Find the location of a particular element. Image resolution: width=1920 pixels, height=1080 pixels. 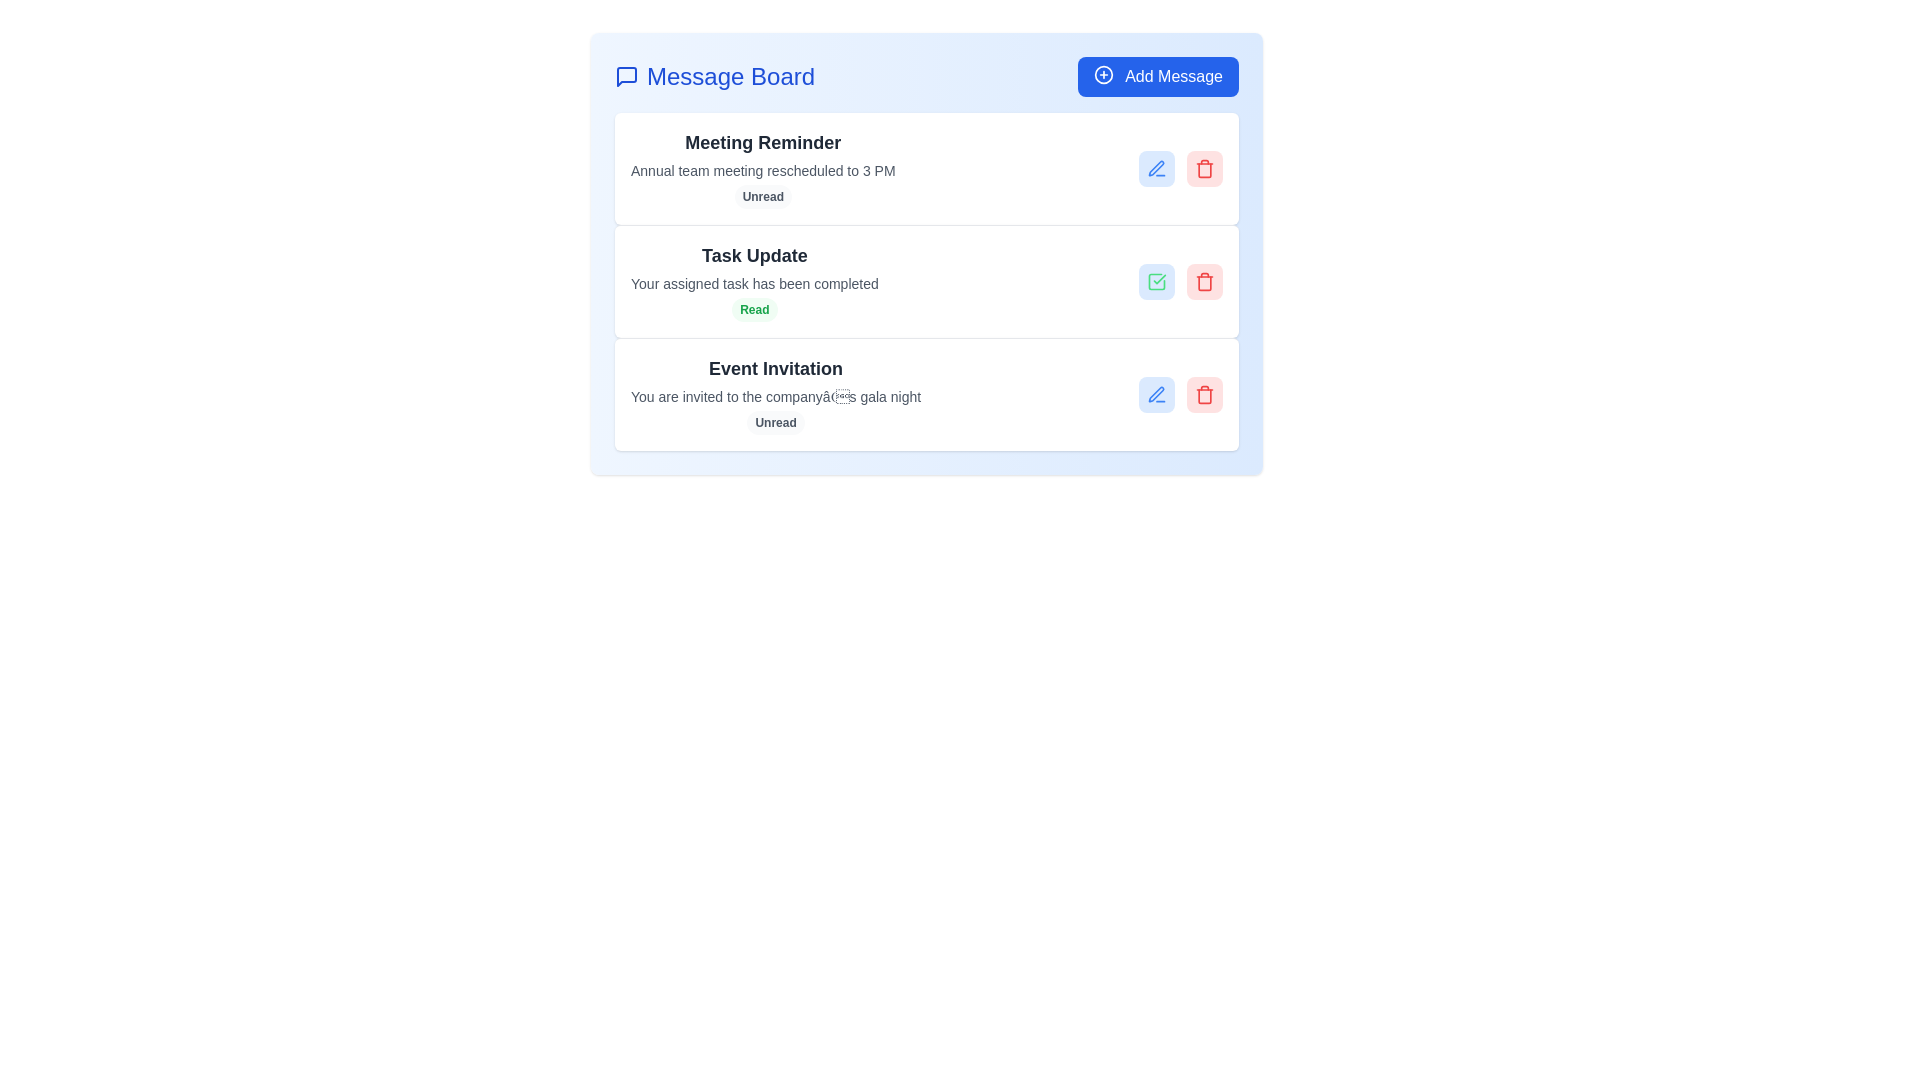

the green text label reading 'Read', which is styled as a rounded rectangle with a light green background, located below the text 'Your assigned task has been completed' in the 'Task Update' section is located at coordinates (753, 309).